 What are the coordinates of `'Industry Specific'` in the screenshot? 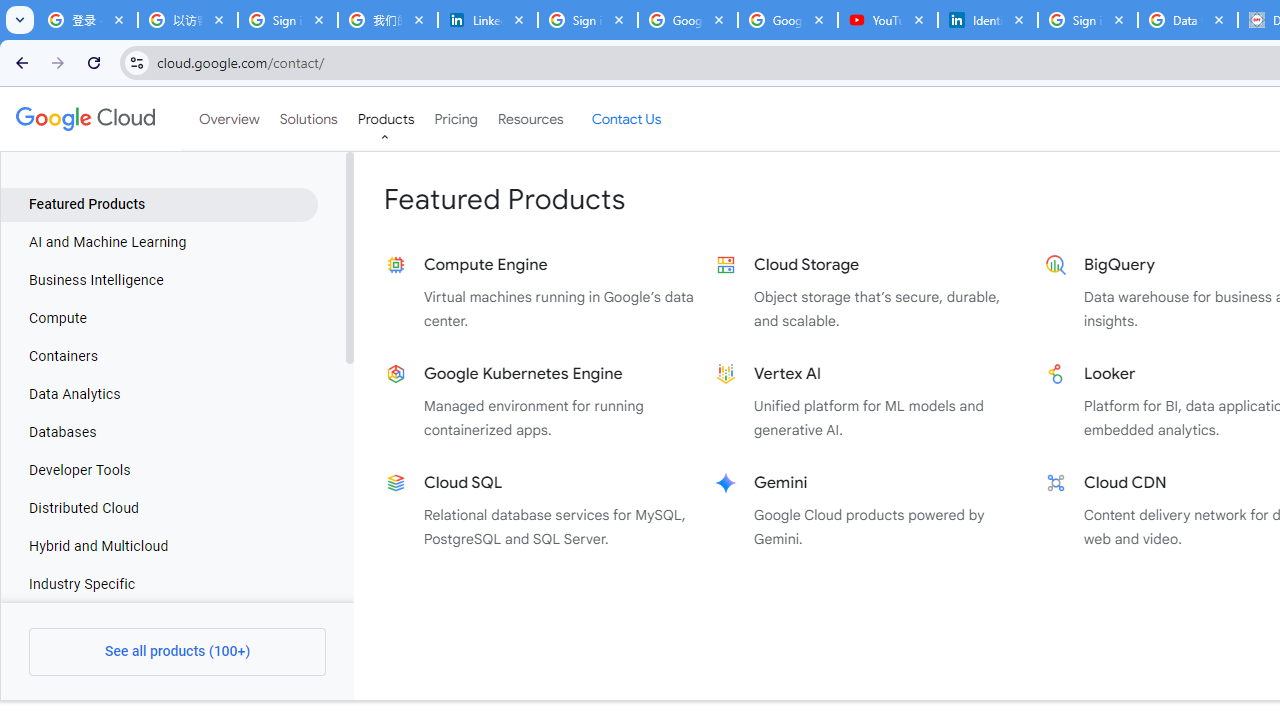 It's located at (158, 585).